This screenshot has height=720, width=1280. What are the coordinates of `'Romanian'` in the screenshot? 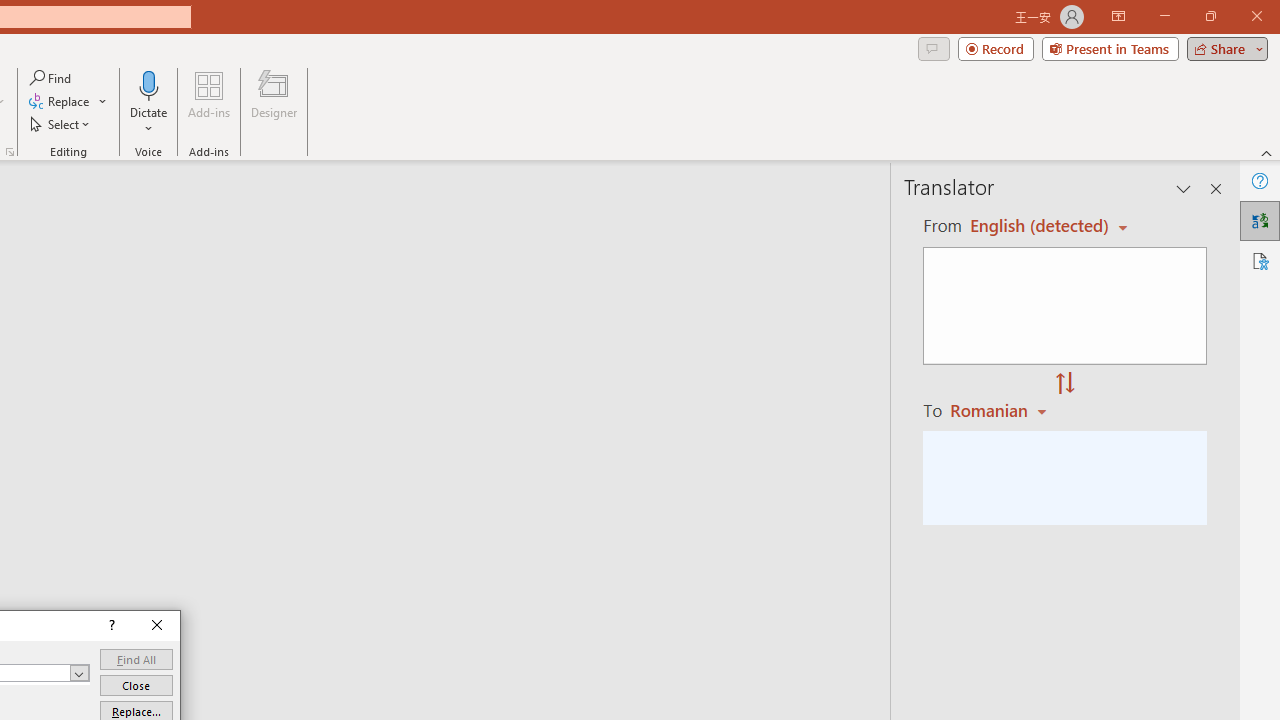 It's located at (1001, 409).